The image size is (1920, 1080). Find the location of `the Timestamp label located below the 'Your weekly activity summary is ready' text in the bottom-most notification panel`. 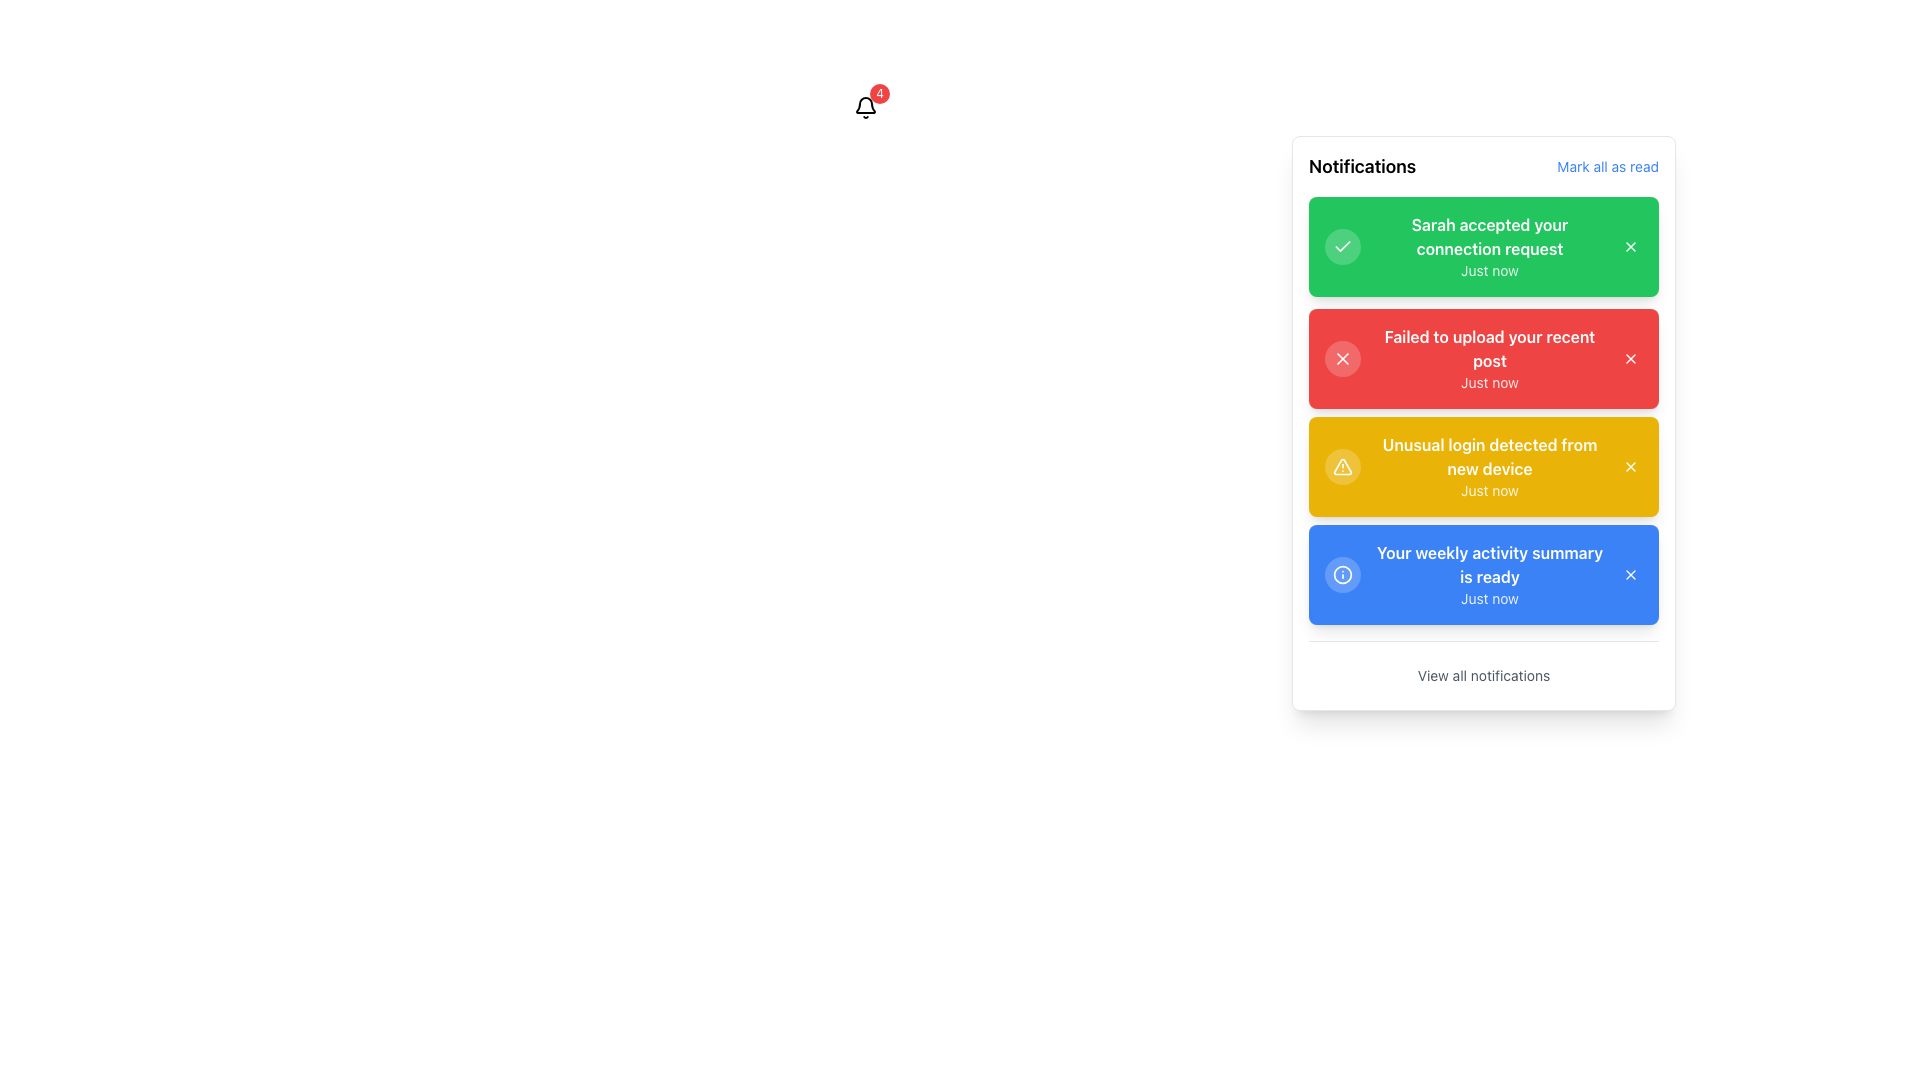

the Timestamp label located below the 'Your weekly activity summary is ready' text in the bottom-most notification panel is located at coordinates (1489, 597).